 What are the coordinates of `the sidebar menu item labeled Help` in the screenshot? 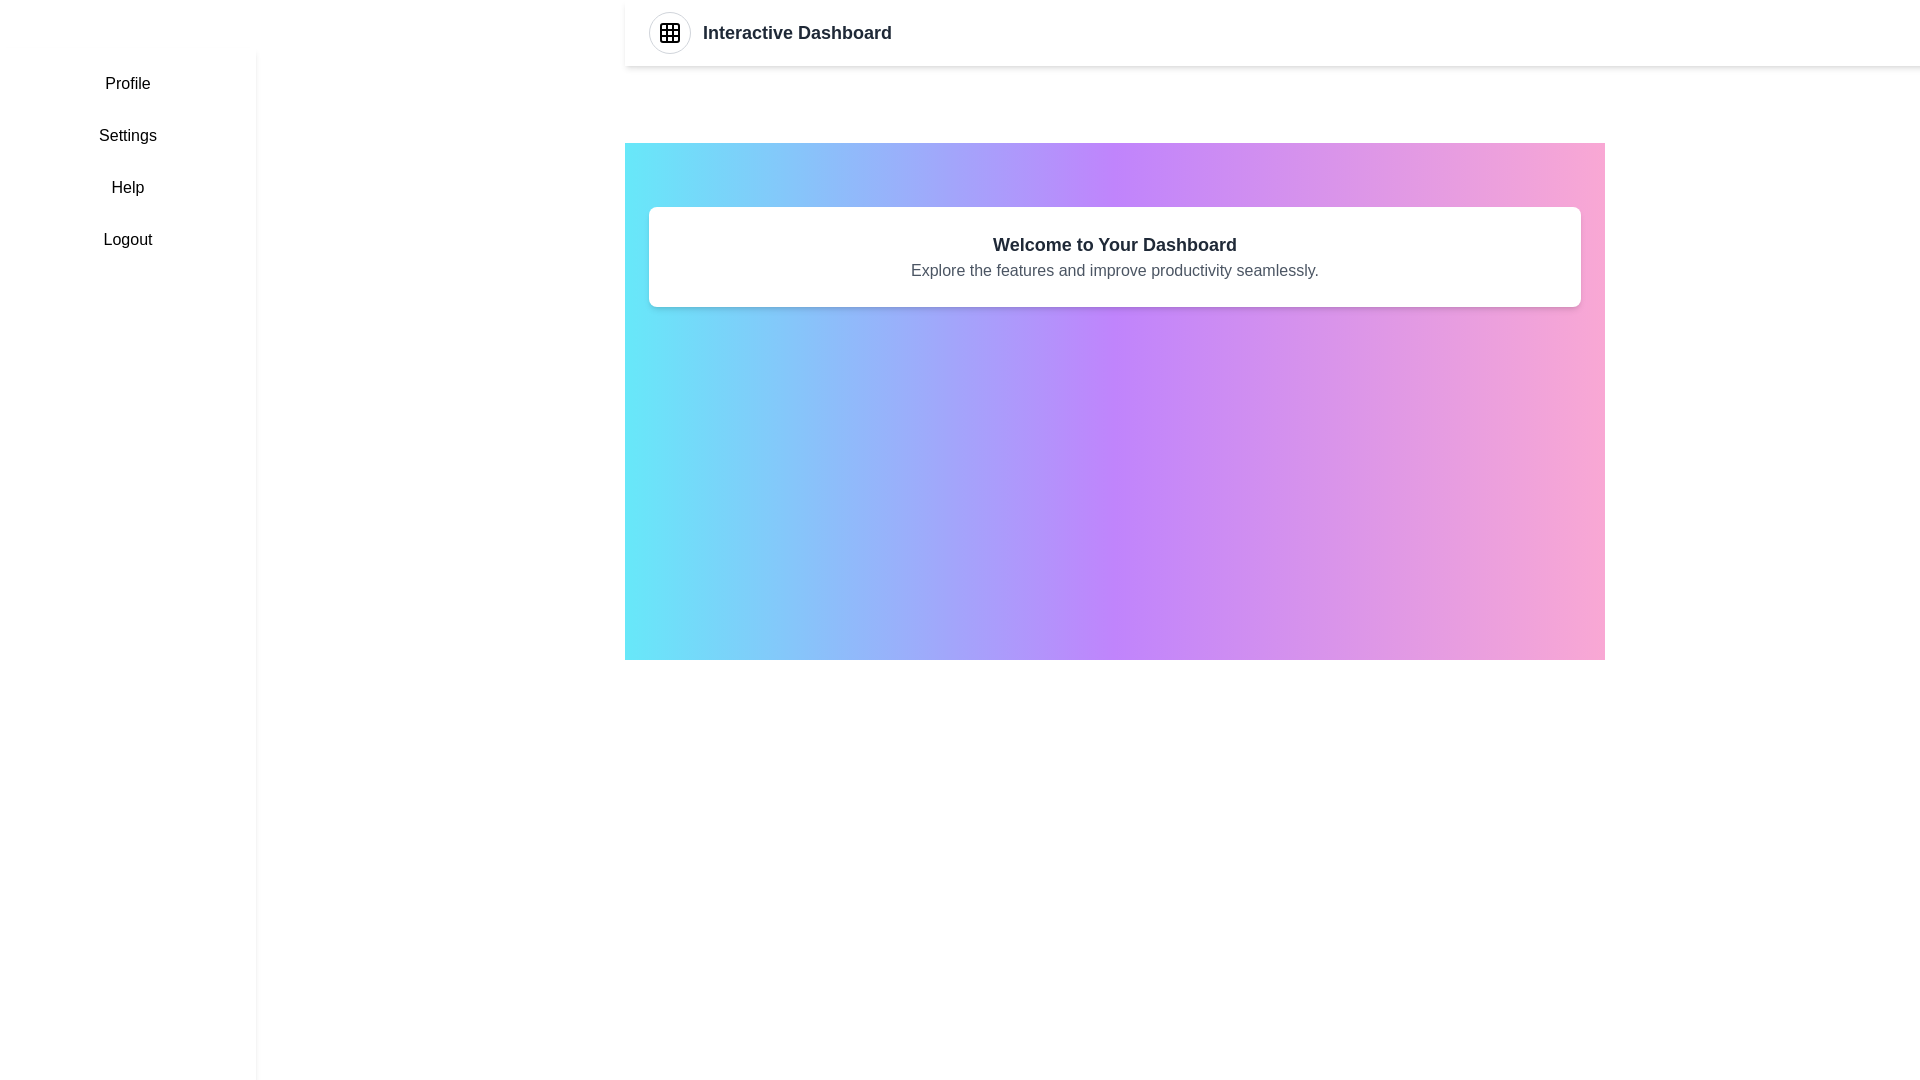 It's located at (127, 188).